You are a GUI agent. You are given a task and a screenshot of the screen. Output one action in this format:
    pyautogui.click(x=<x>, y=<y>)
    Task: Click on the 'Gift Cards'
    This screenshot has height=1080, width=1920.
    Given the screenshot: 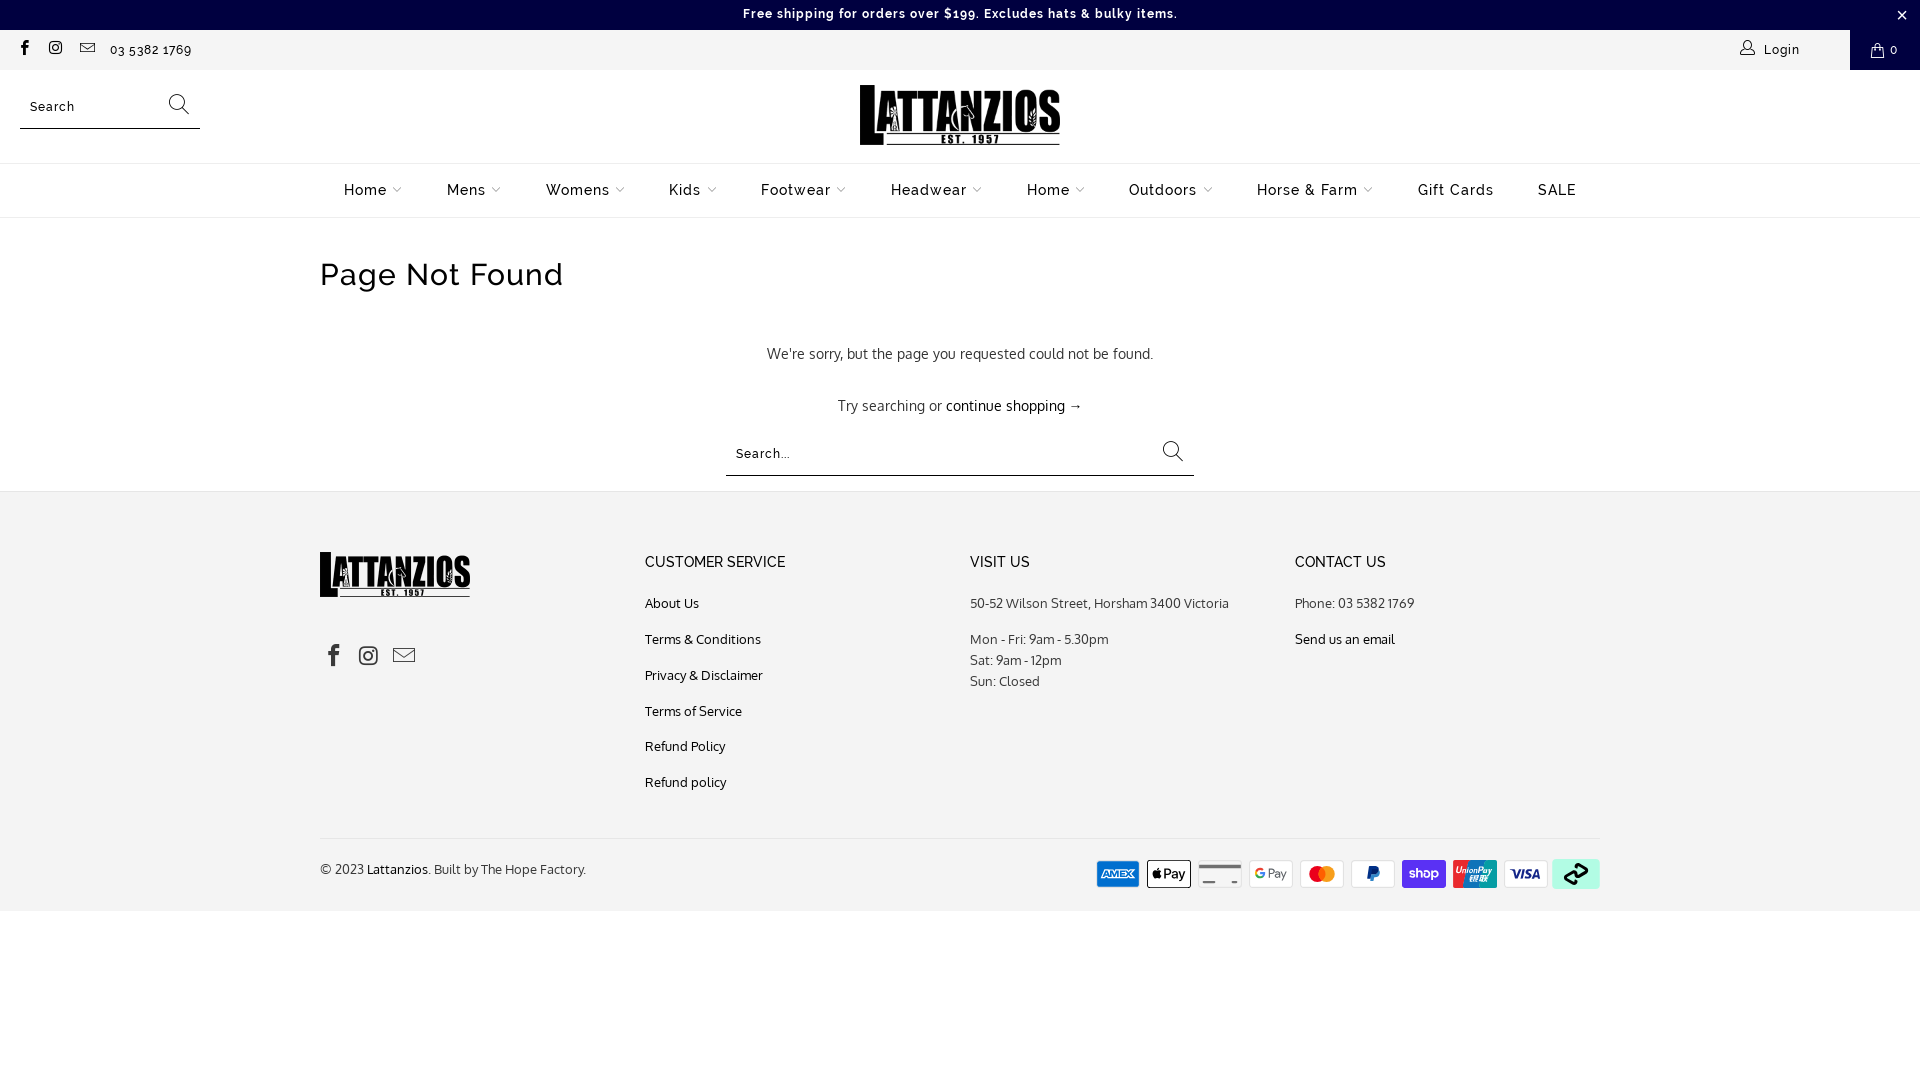 What is the action you would take?
    pyautogui.click(x=1455, y=190)
    